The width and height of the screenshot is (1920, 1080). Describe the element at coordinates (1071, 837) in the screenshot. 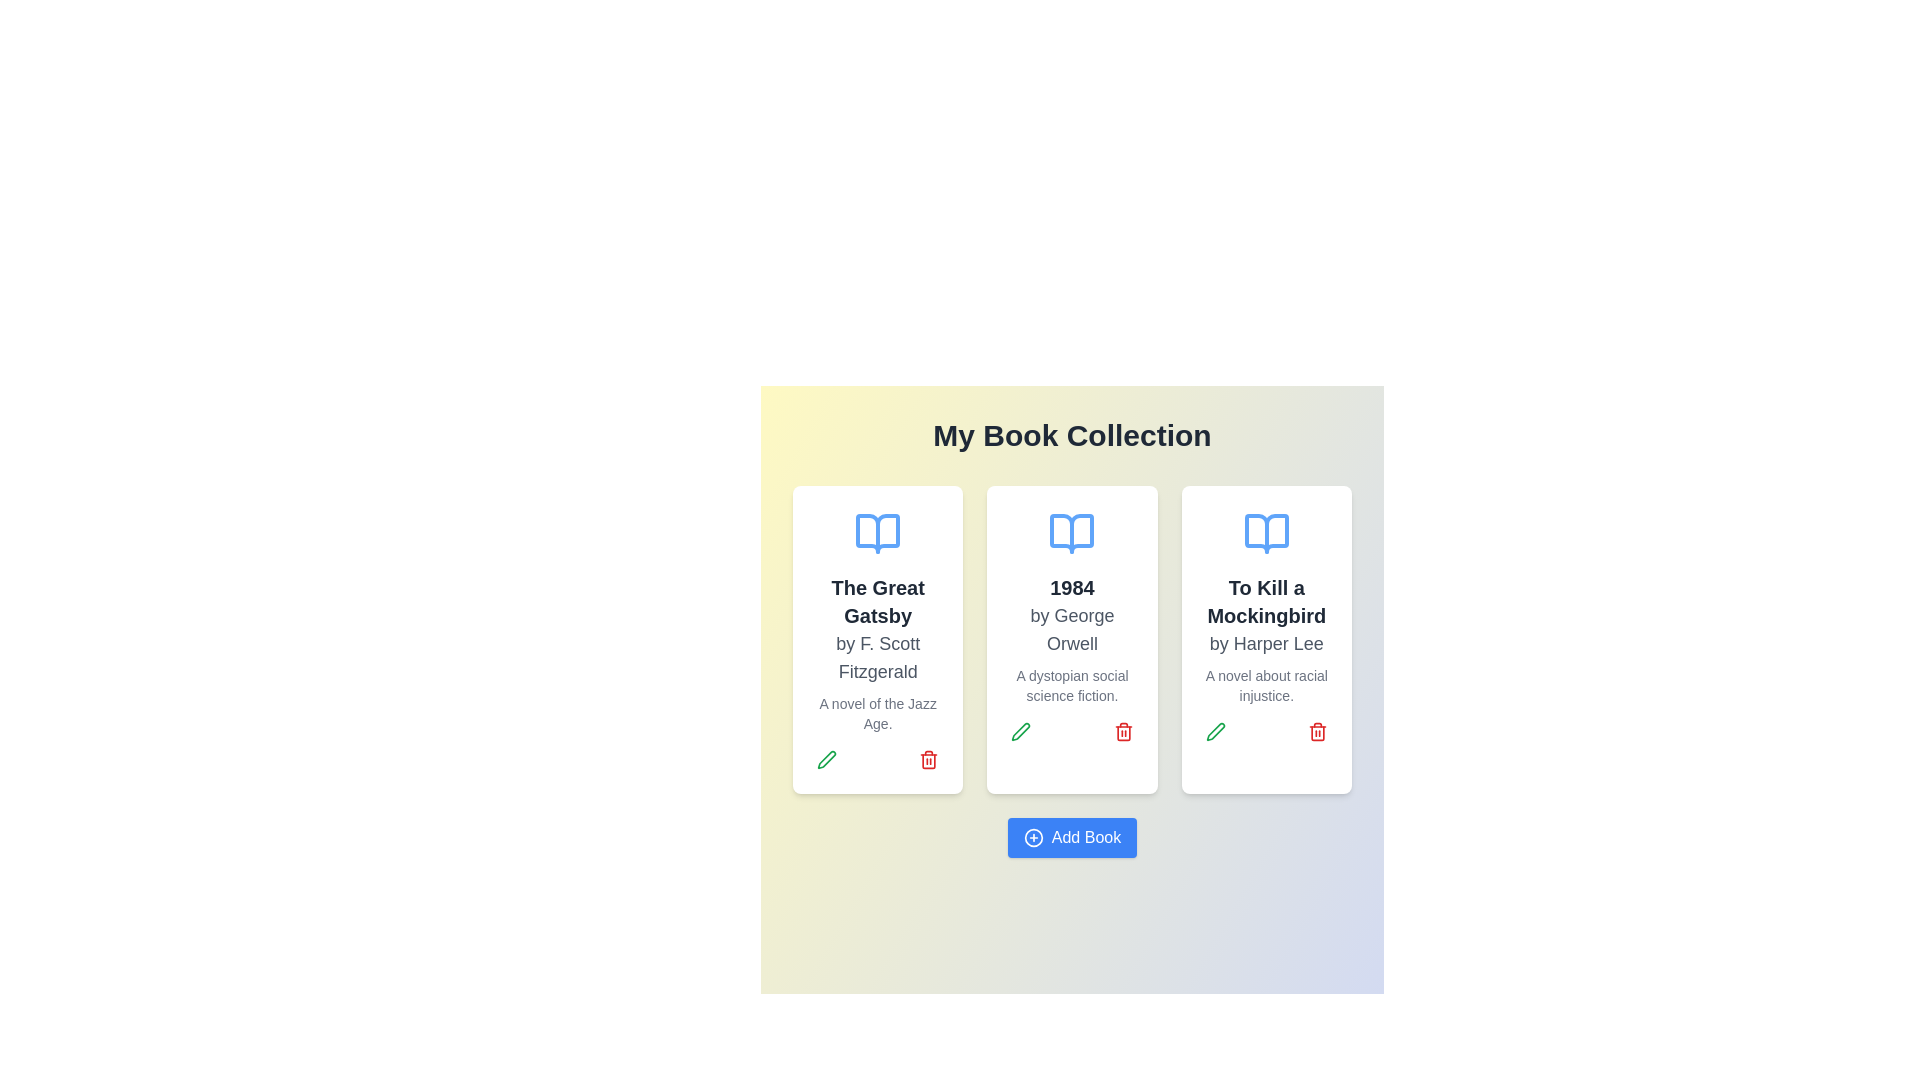

I see `the button that initiates the addition of a new book to the collection, located at the bottom of the 'My Book Collection' interface section` at that location.